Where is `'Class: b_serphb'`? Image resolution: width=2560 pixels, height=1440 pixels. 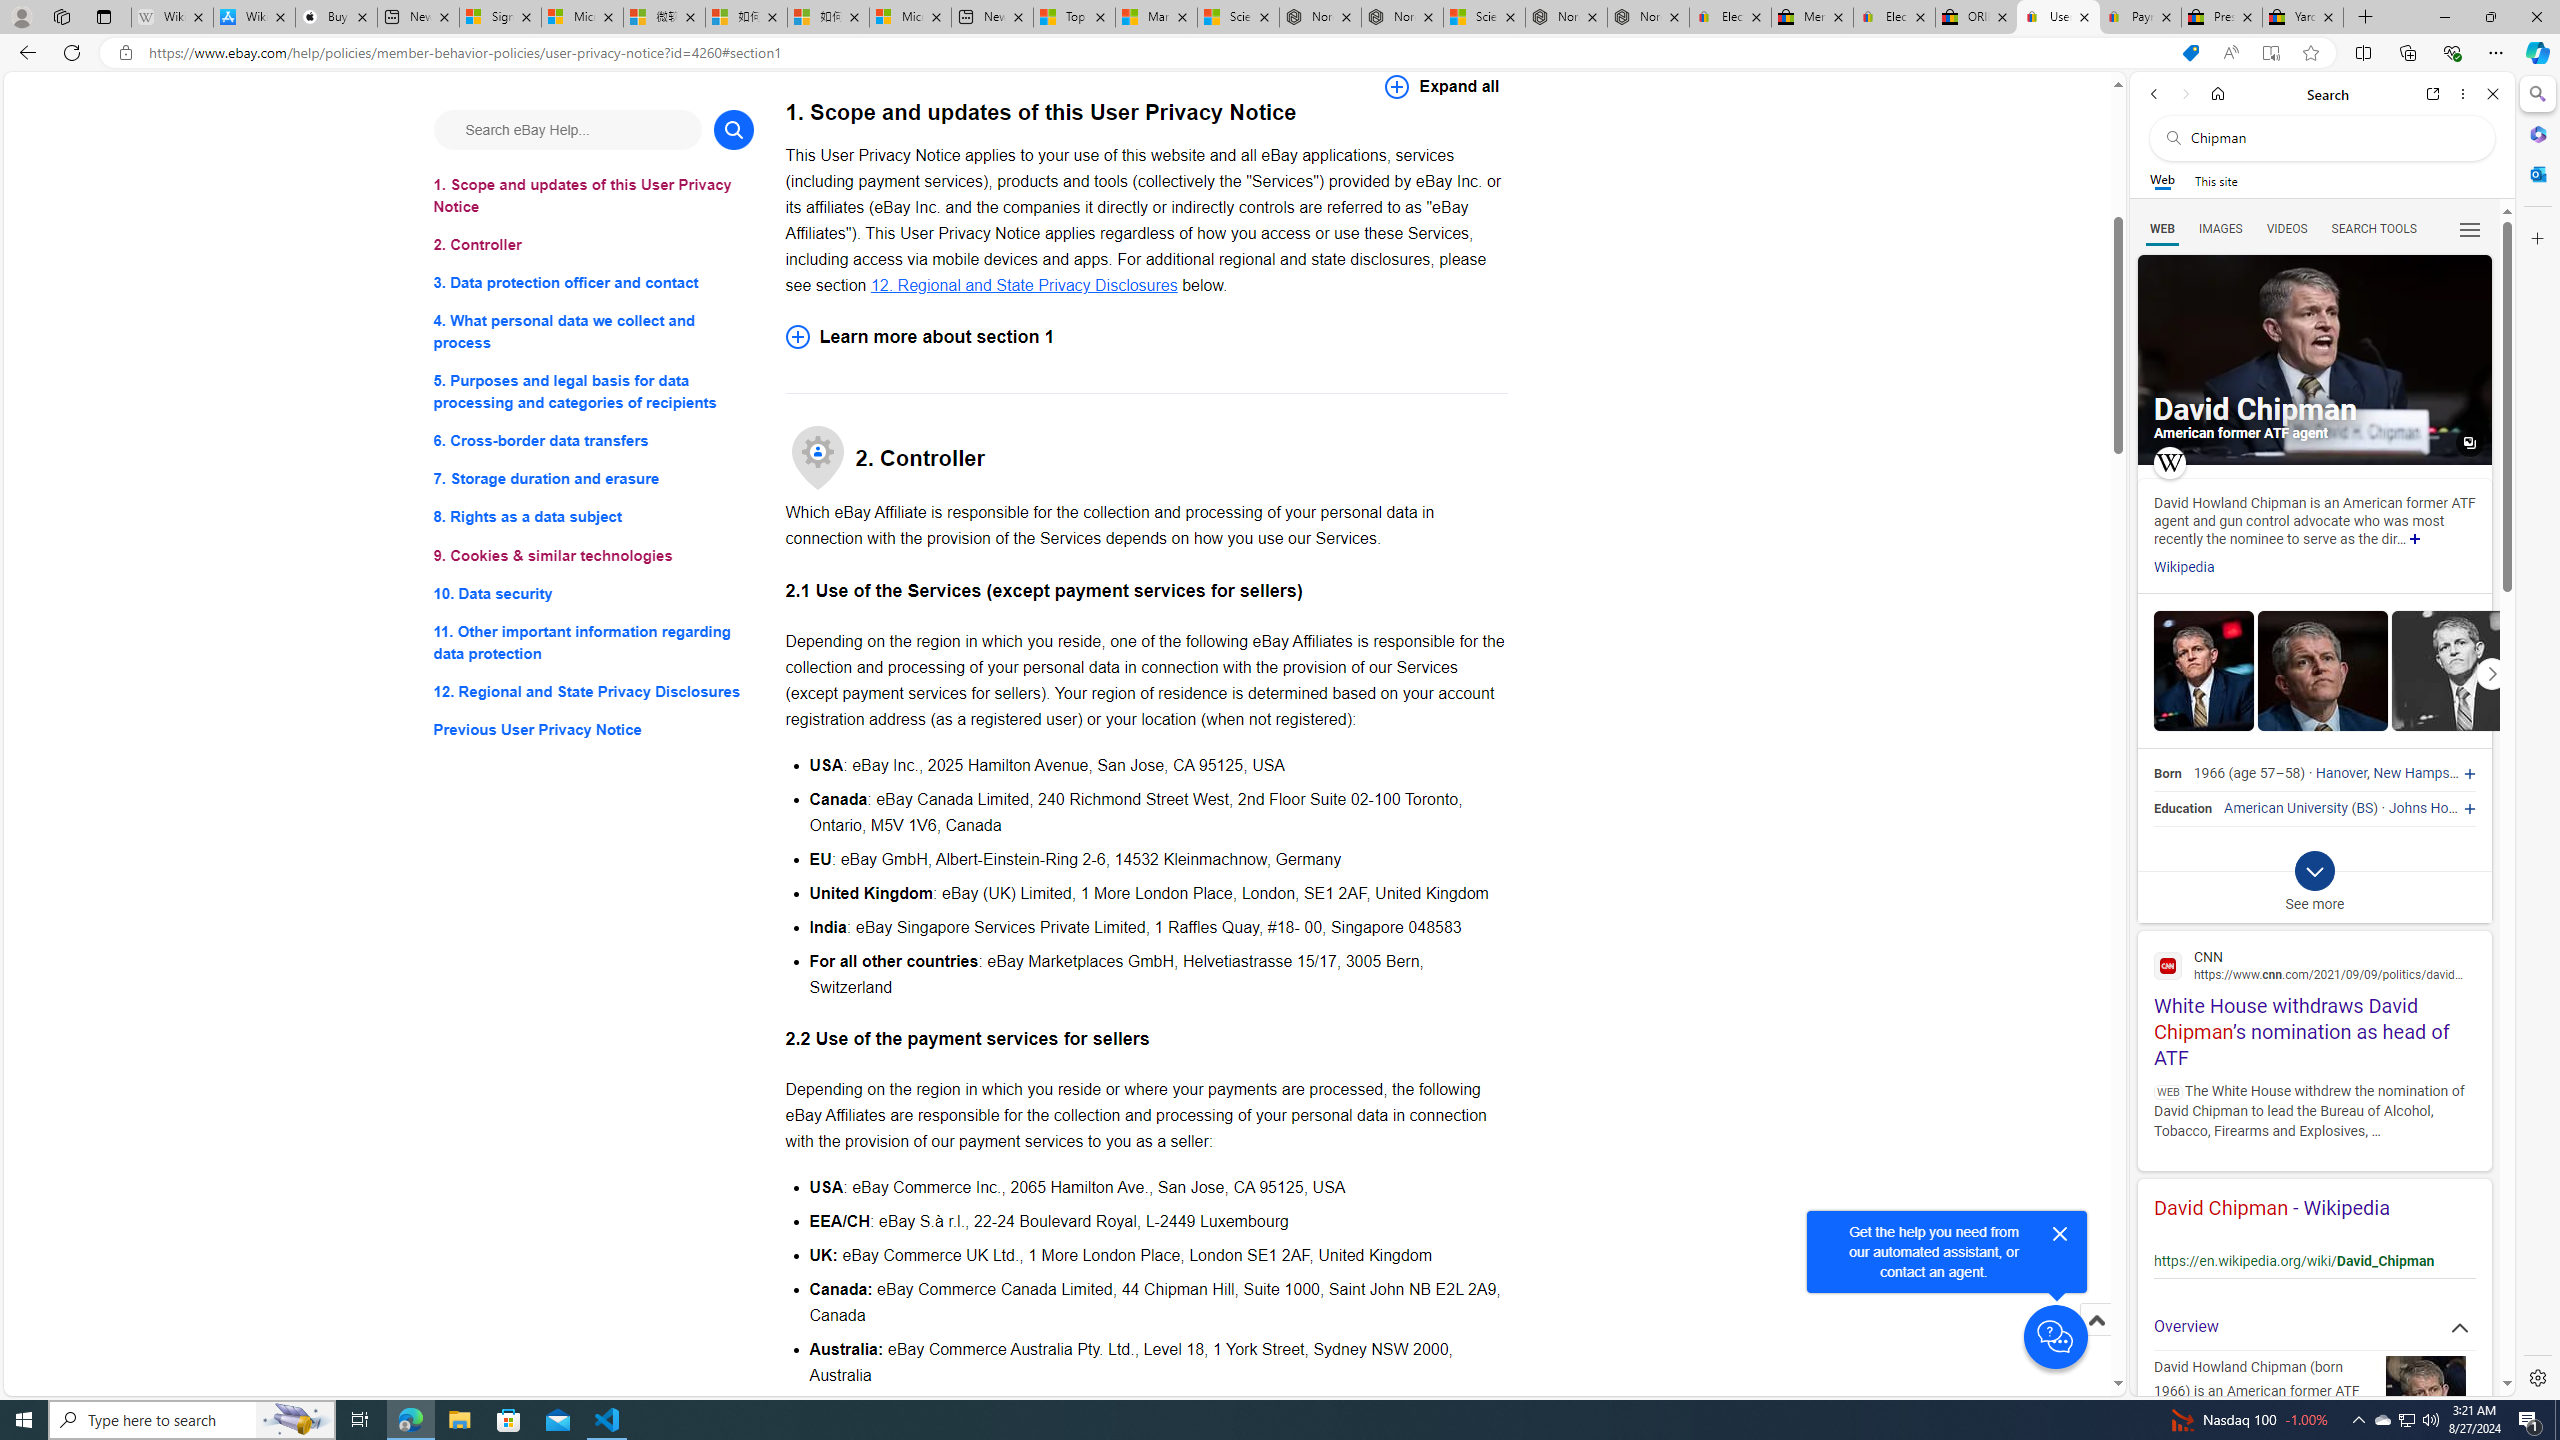
'Class: b_serphb' is located at coordinates (2470, 229).